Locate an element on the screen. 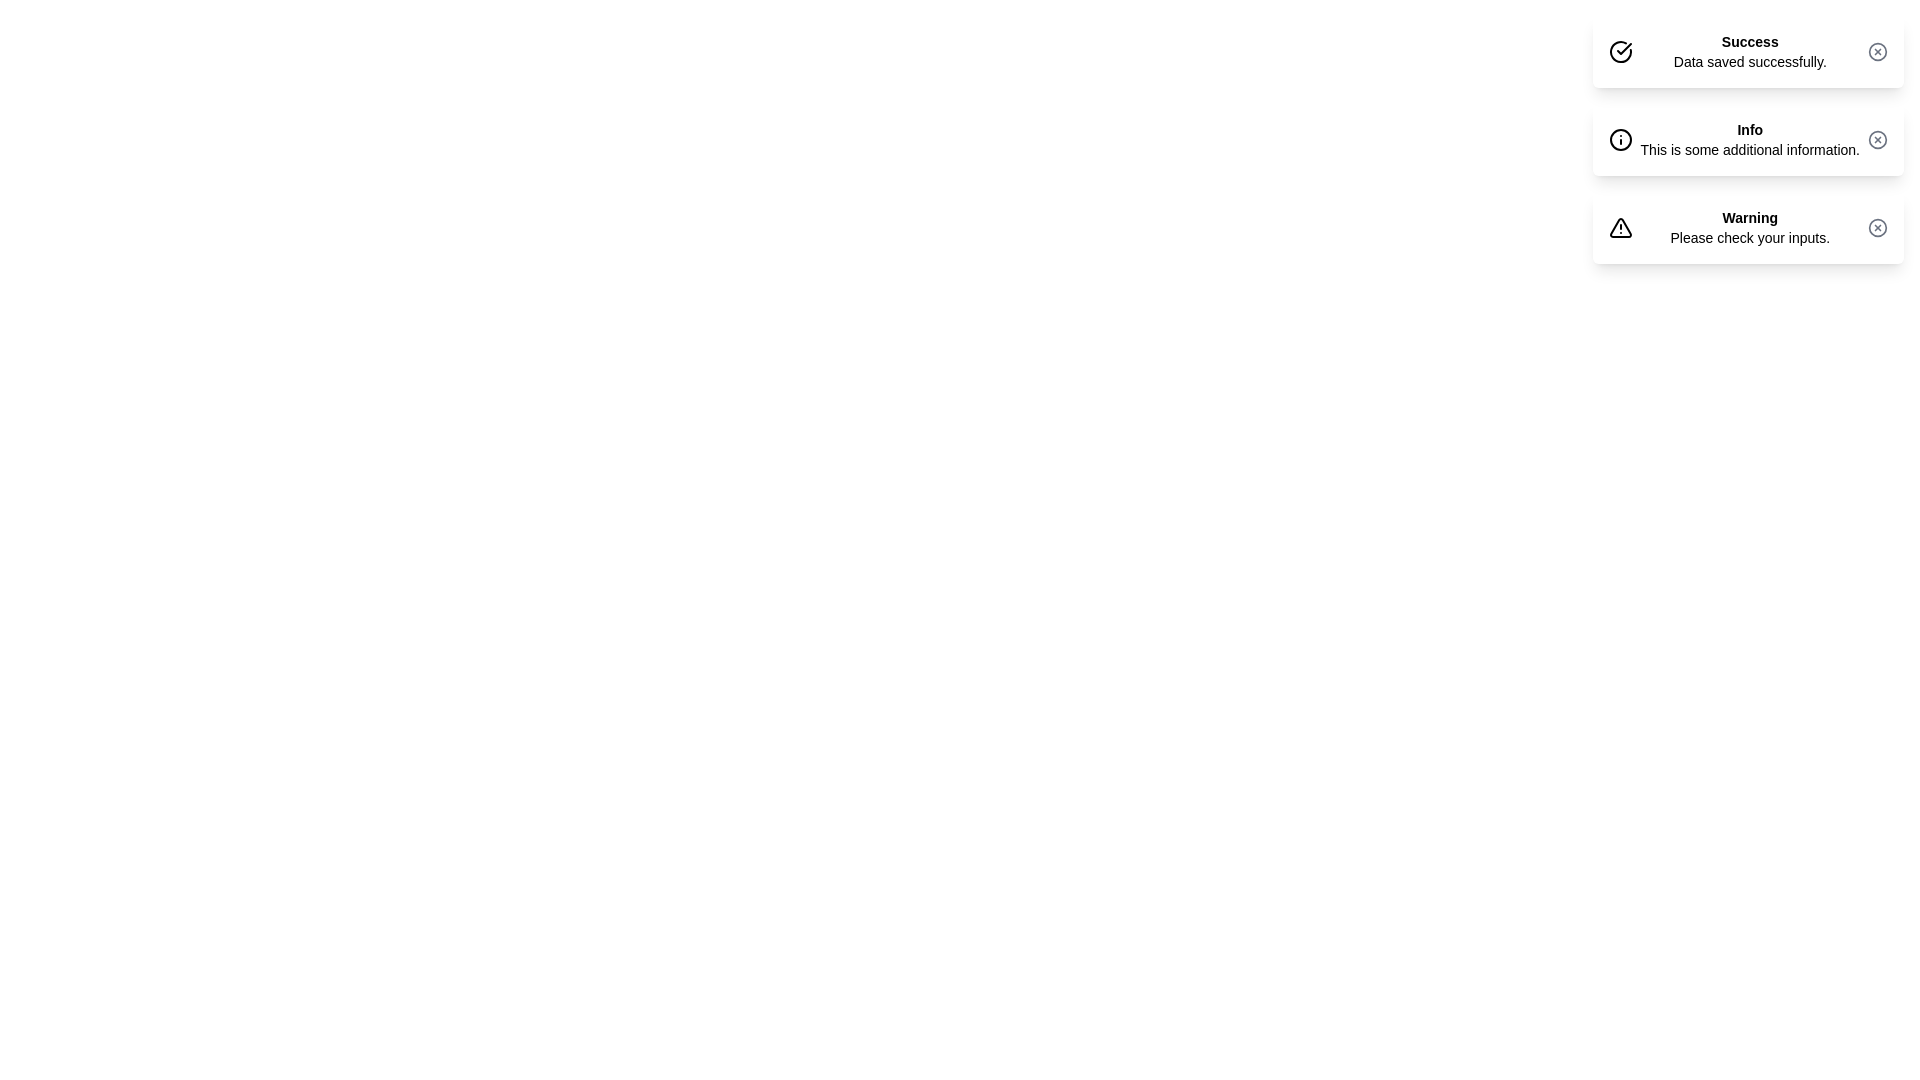 This screenshot has height=1080, width=1920. the close icon in the notification box with a blue background that contains an 'i' symbol and the heading 'Info' positioned above the 'Warning' notification is located at coordinates (1747, 138).